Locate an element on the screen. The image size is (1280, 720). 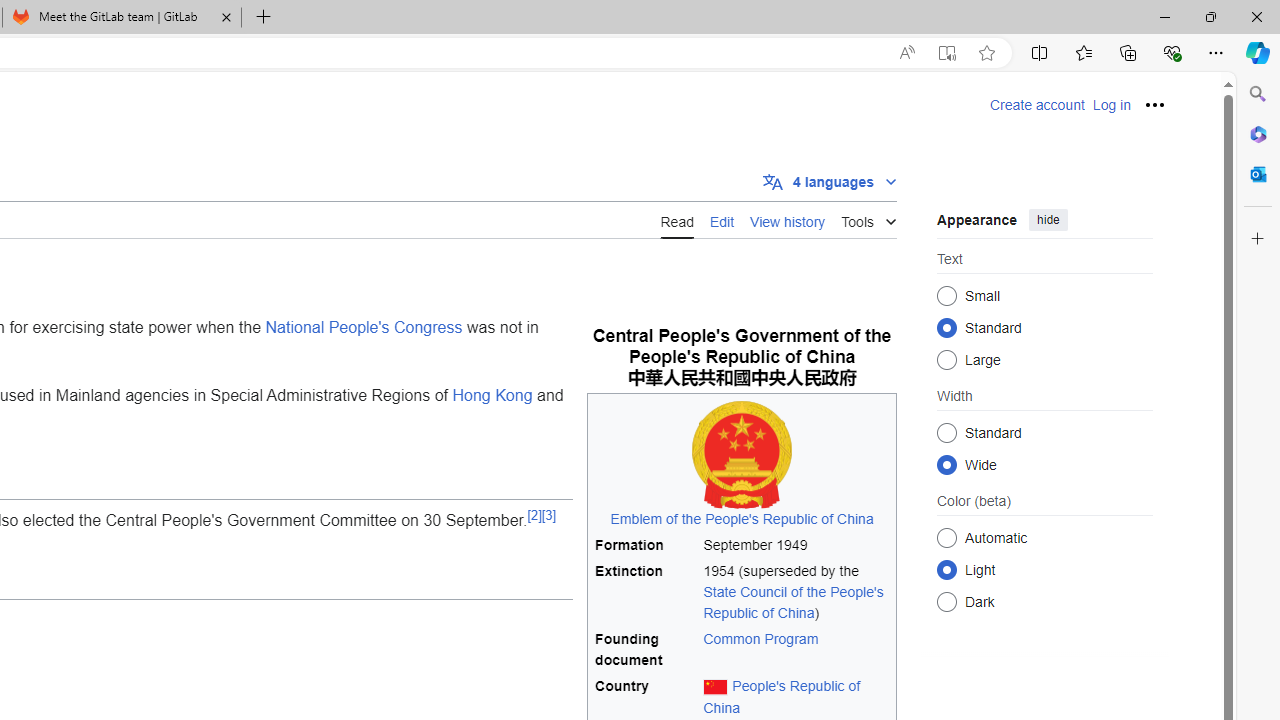
'Small' is located at coordinates (946, 295).